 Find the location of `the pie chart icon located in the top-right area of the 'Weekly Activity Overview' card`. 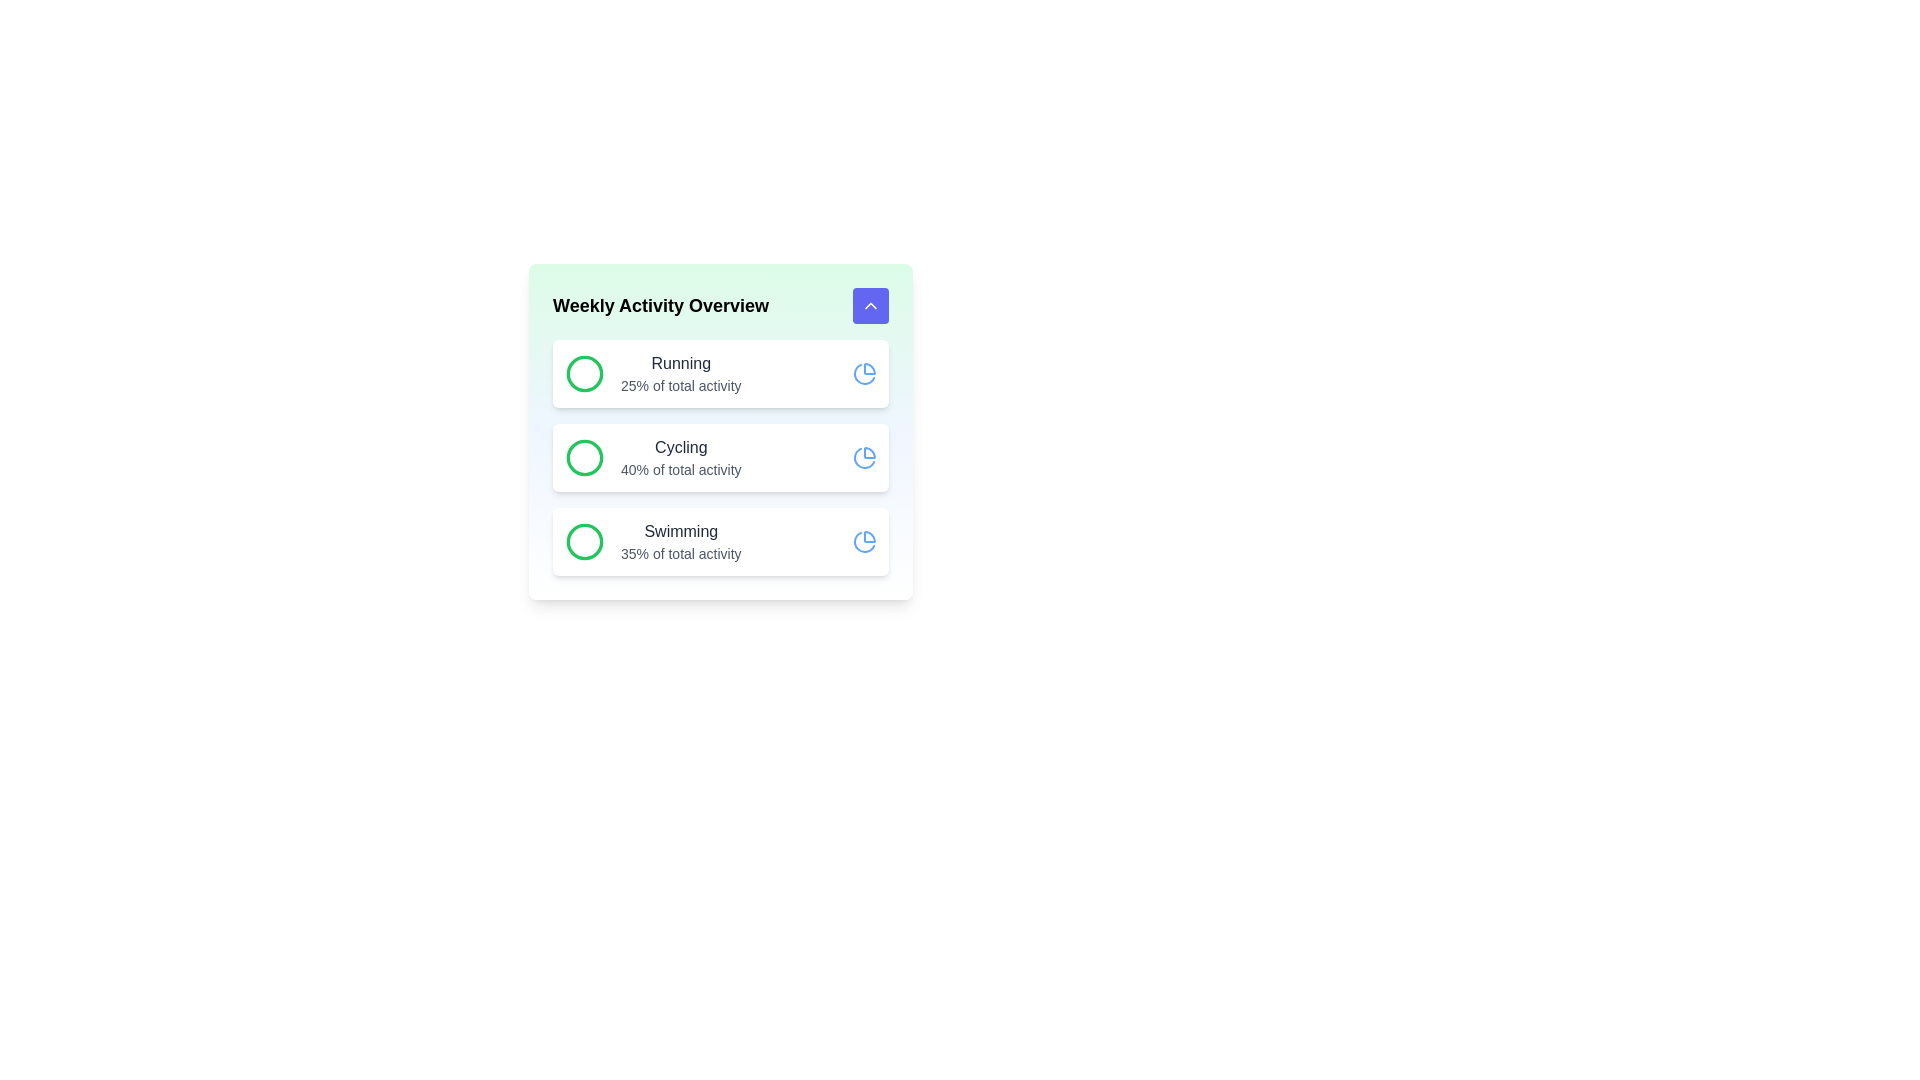

the pie chart icon located in the top-right area of the 'Weekly Activity Overview' card is located at coordinates (869, 535).